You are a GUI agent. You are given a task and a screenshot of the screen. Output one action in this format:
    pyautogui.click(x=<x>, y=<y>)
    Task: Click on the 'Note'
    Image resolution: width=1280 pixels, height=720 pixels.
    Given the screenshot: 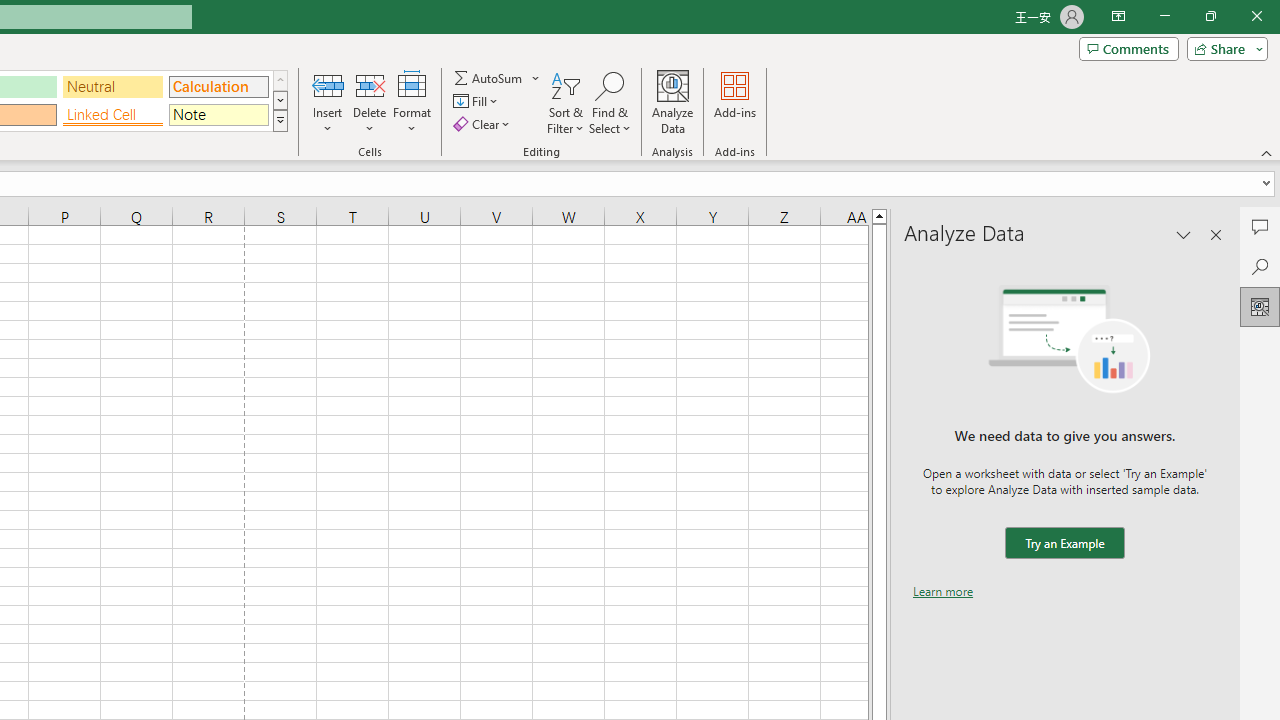 What is the action you would take?
    pyautogui.click(x=218, y=114)
    